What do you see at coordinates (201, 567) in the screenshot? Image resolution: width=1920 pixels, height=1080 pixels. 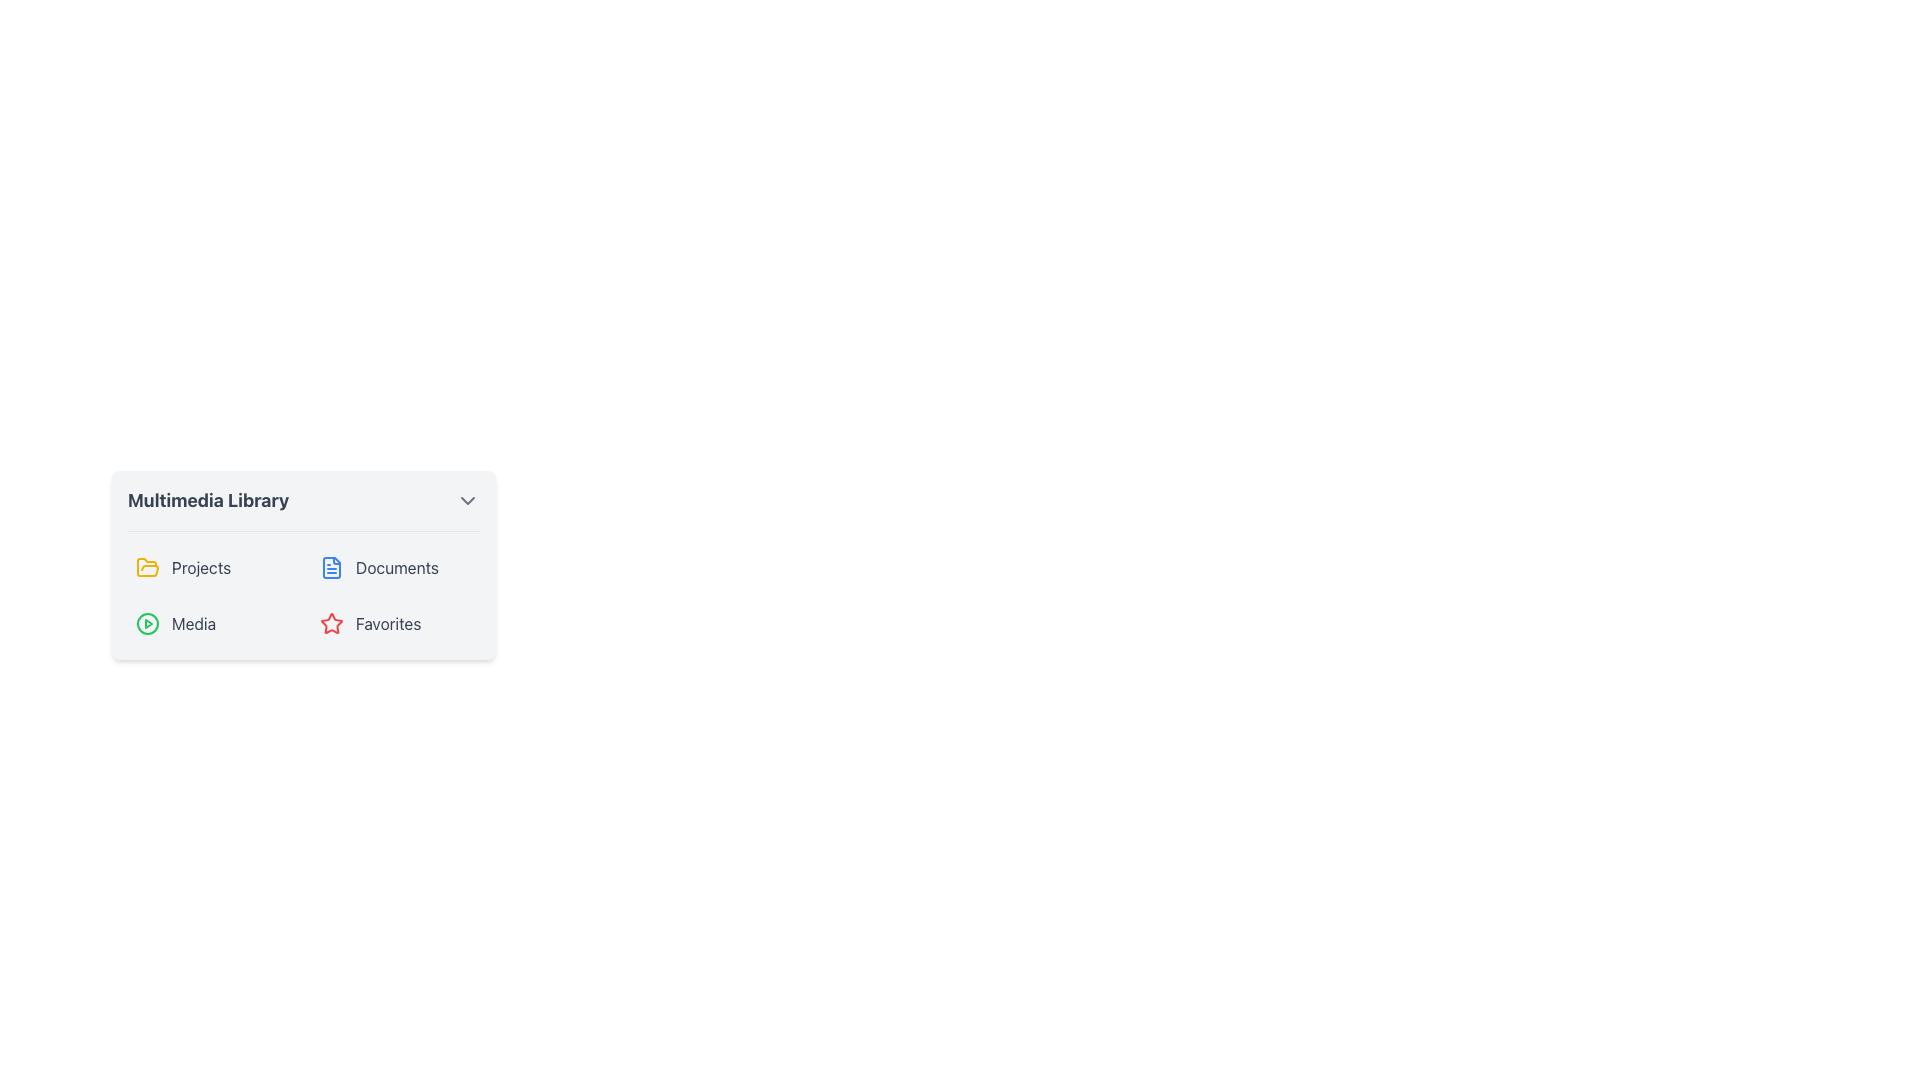 I see `the text label that provides context for the adjacent folder icon in the 'Multimedia Library' panel` at bounding box center [201, 567].